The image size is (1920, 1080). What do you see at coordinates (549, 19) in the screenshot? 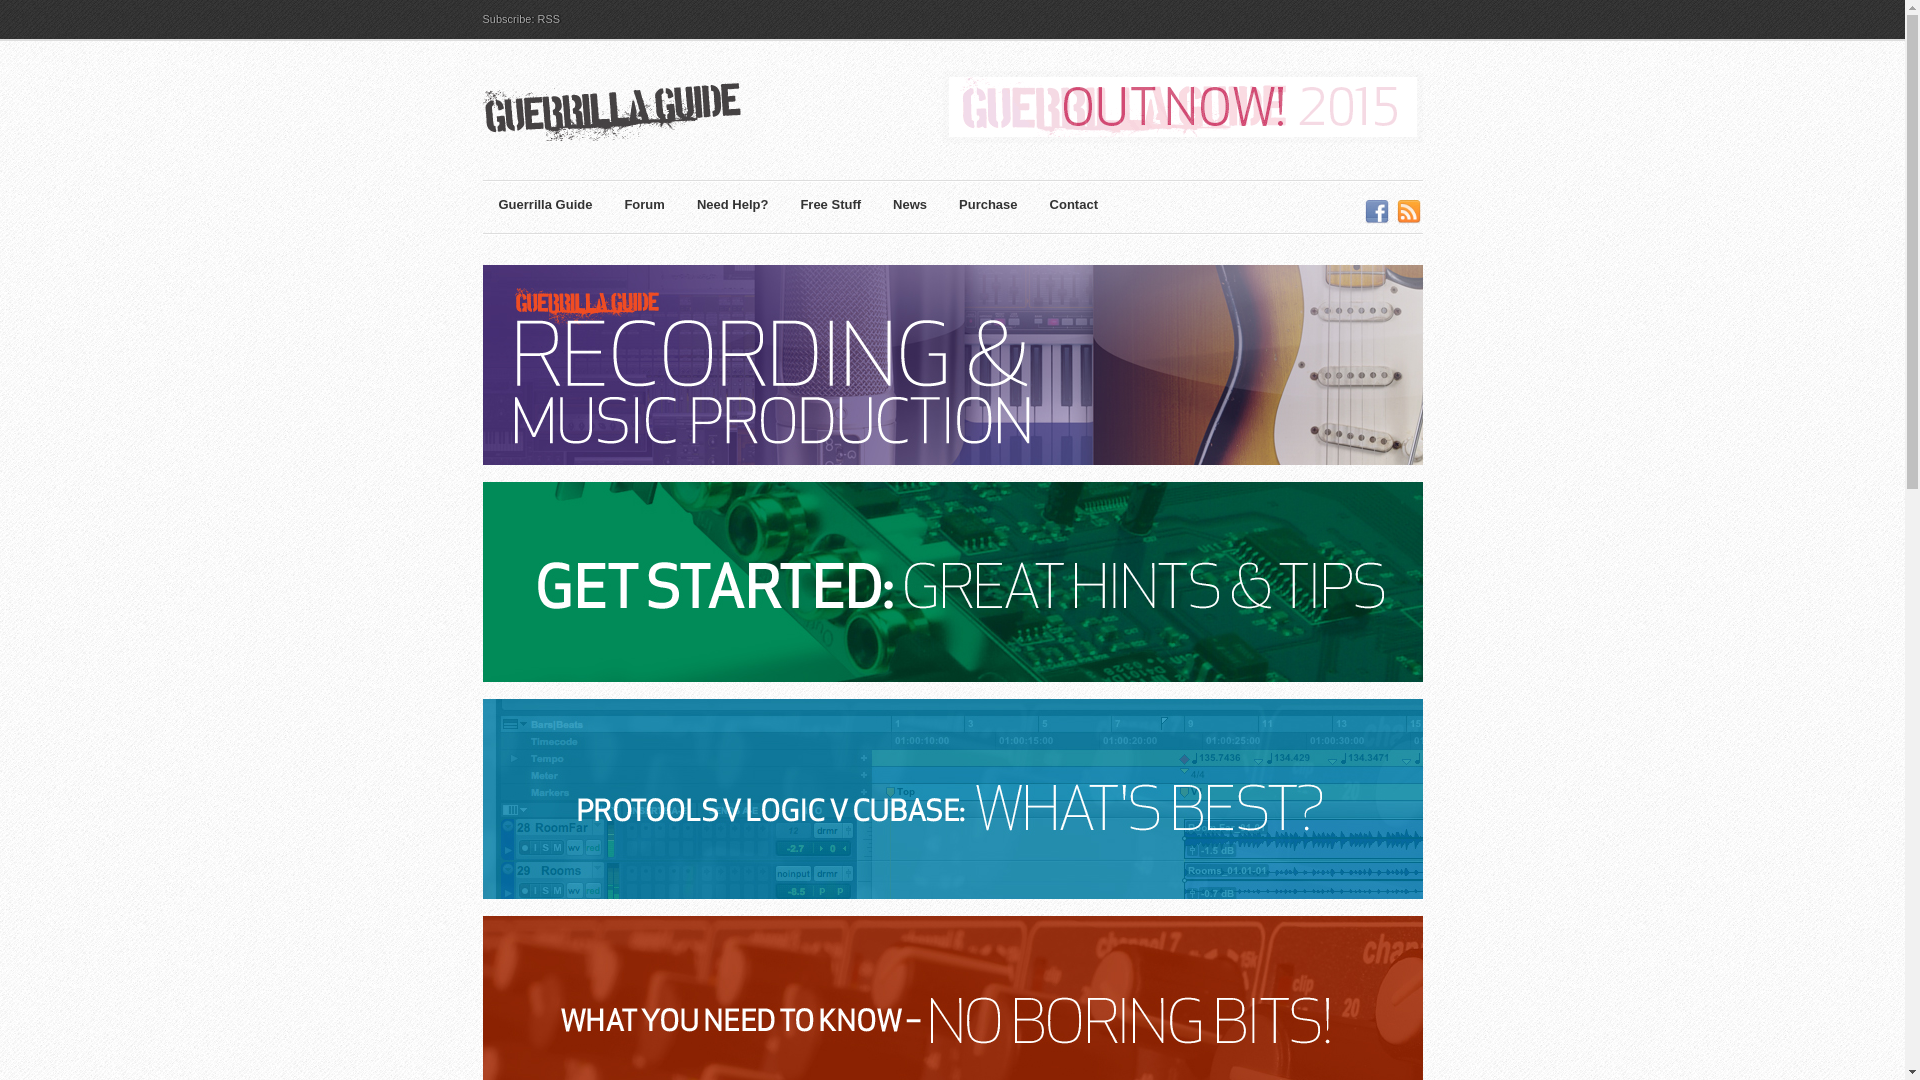
I see `'RSS'` at bounding box center [549, 19].